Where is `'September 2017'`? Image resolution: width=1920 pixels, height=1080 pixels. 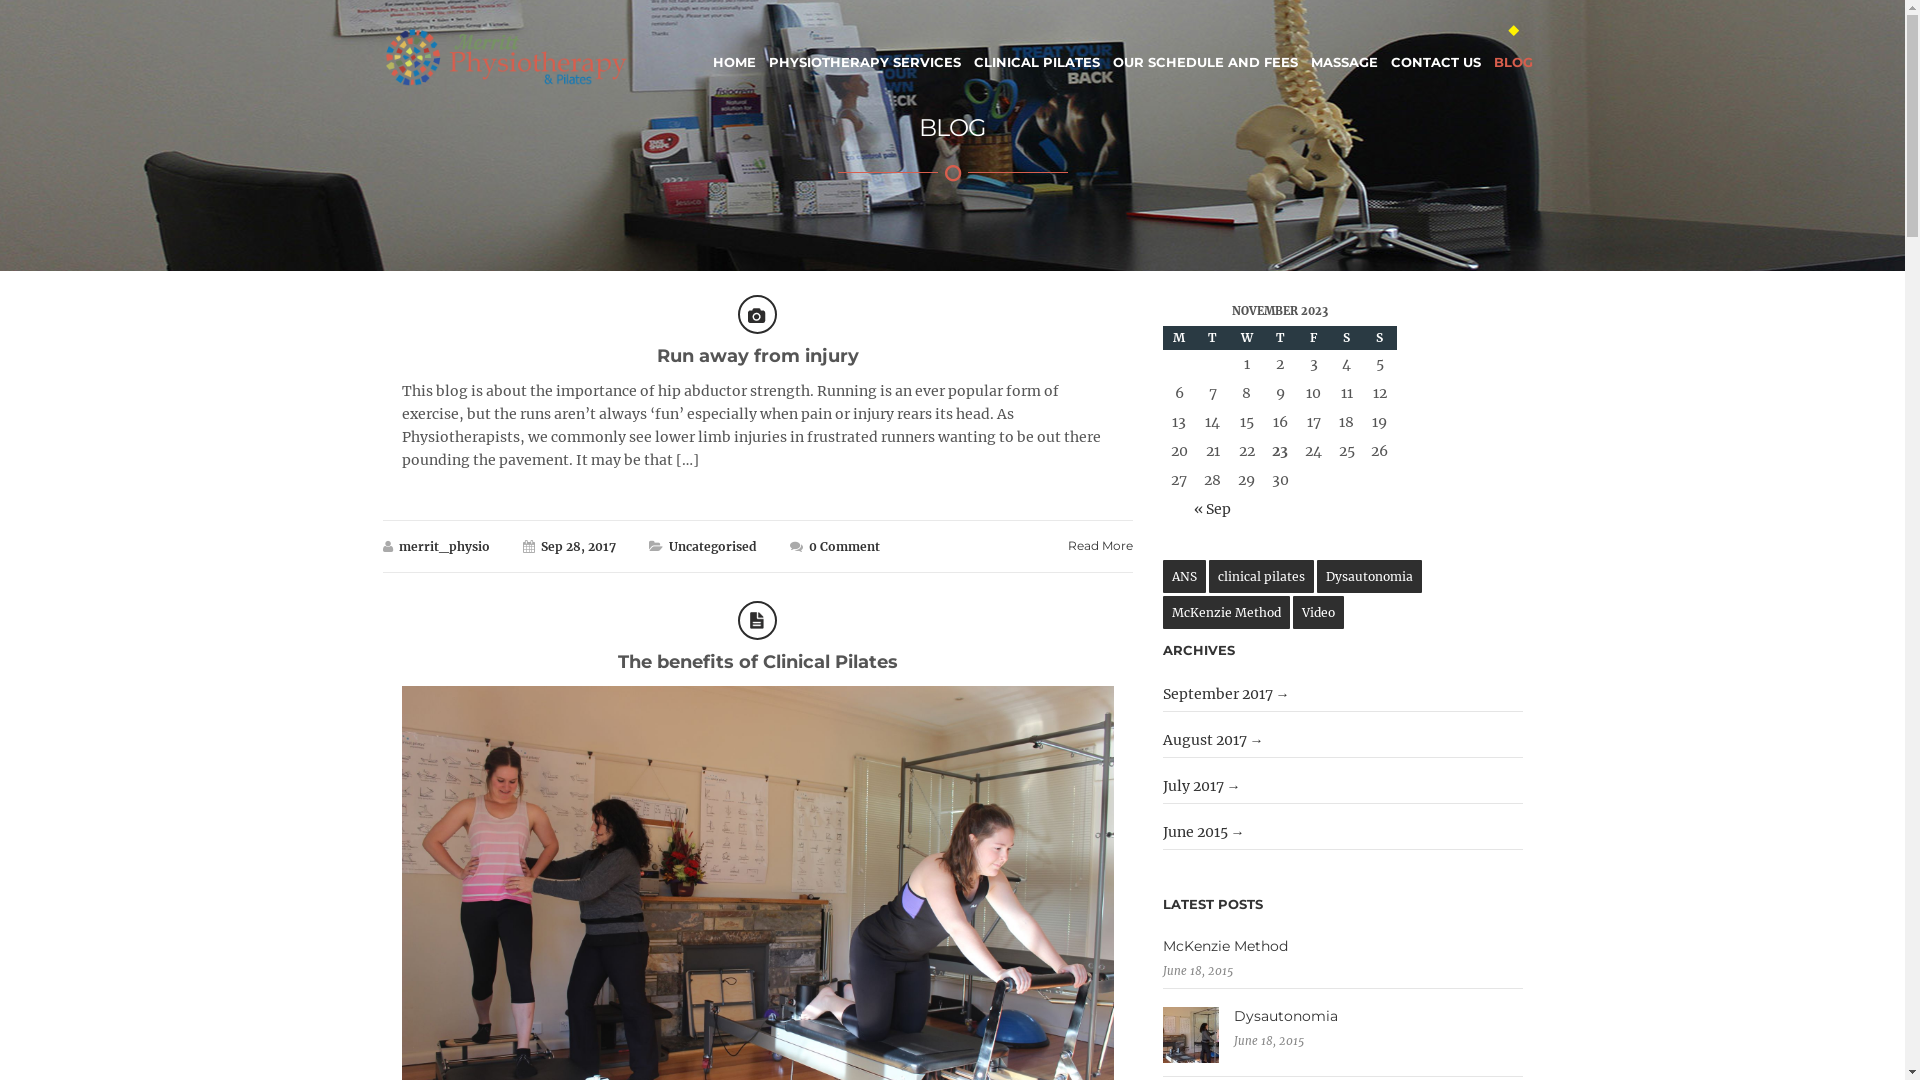 'September 2017' is located at coordinates (1225, 693).